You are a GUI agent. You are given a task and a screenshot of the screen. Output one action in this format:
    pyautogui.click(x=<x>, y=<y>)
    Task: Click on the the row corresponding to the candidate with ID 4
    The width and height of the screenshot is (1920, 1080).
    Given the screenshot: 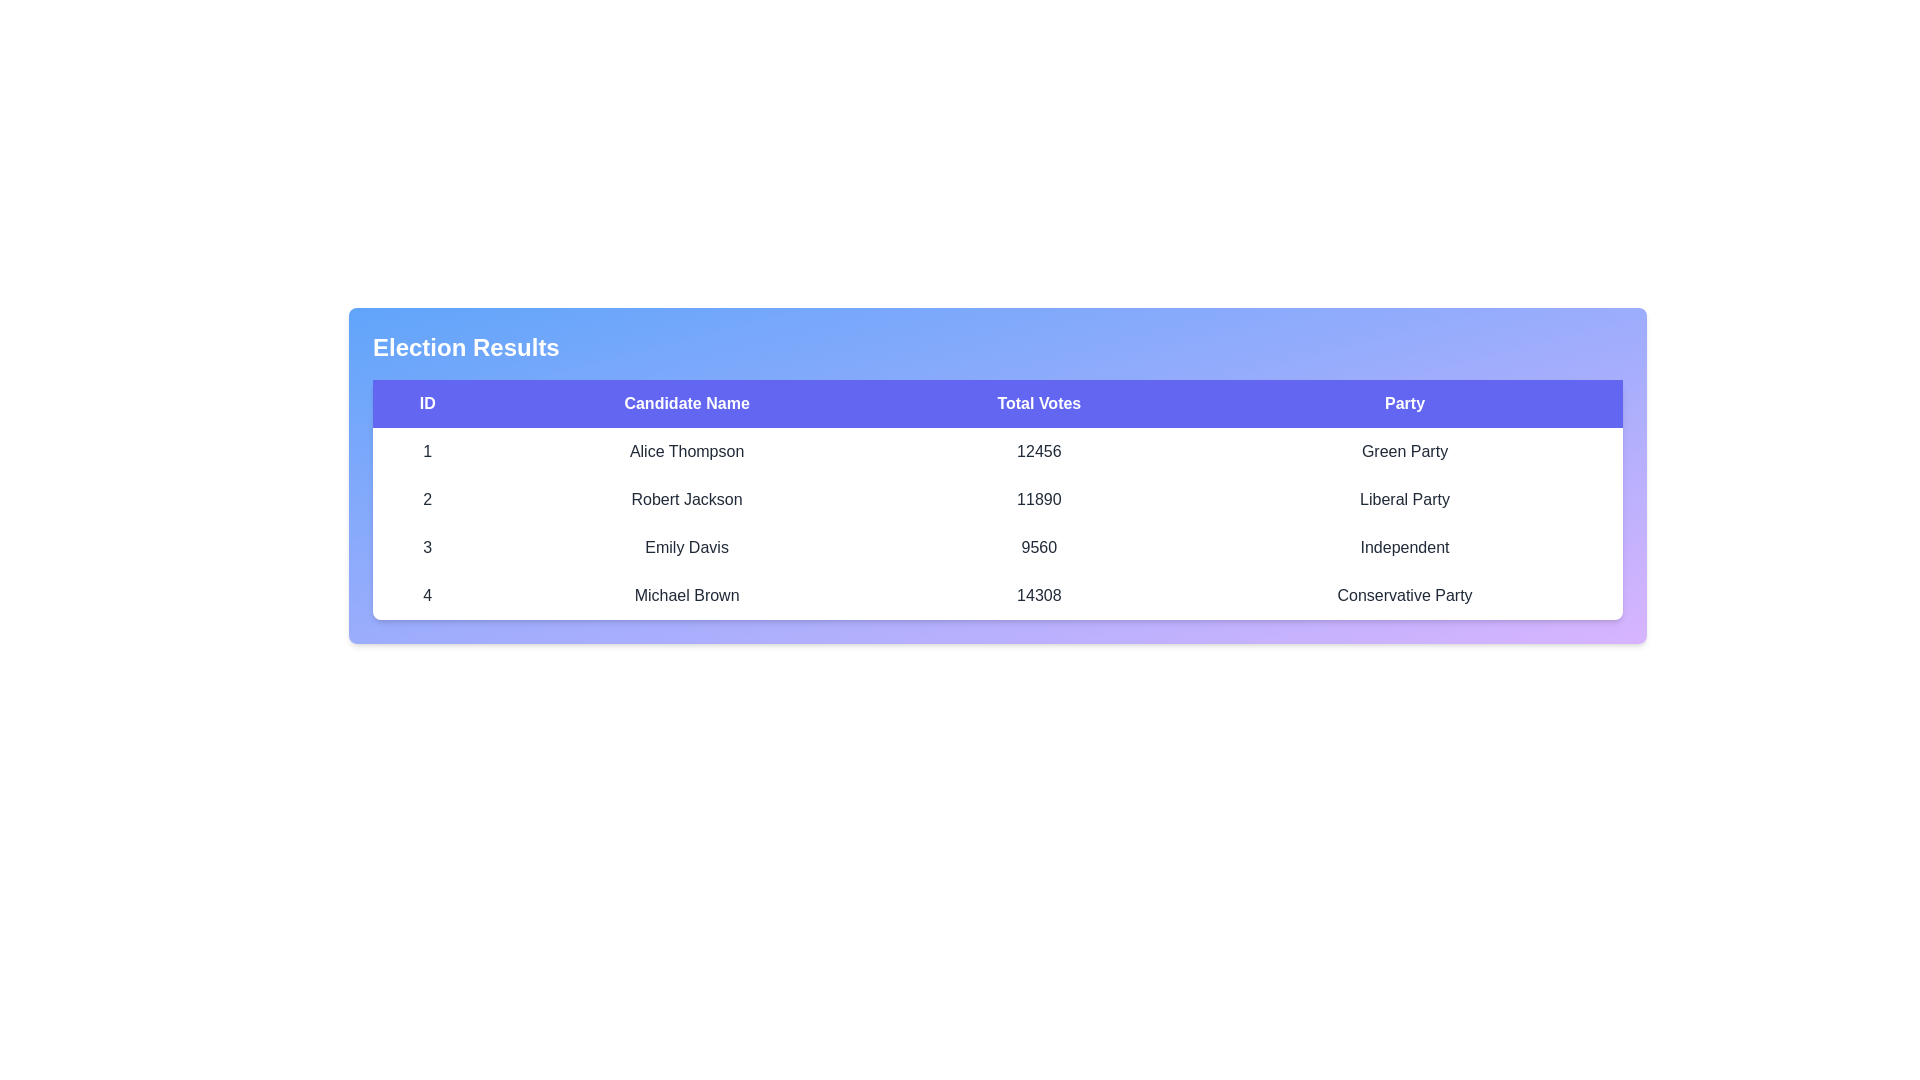 What is the action you would take?
    pyautogui.click(x=998, y=595)
    